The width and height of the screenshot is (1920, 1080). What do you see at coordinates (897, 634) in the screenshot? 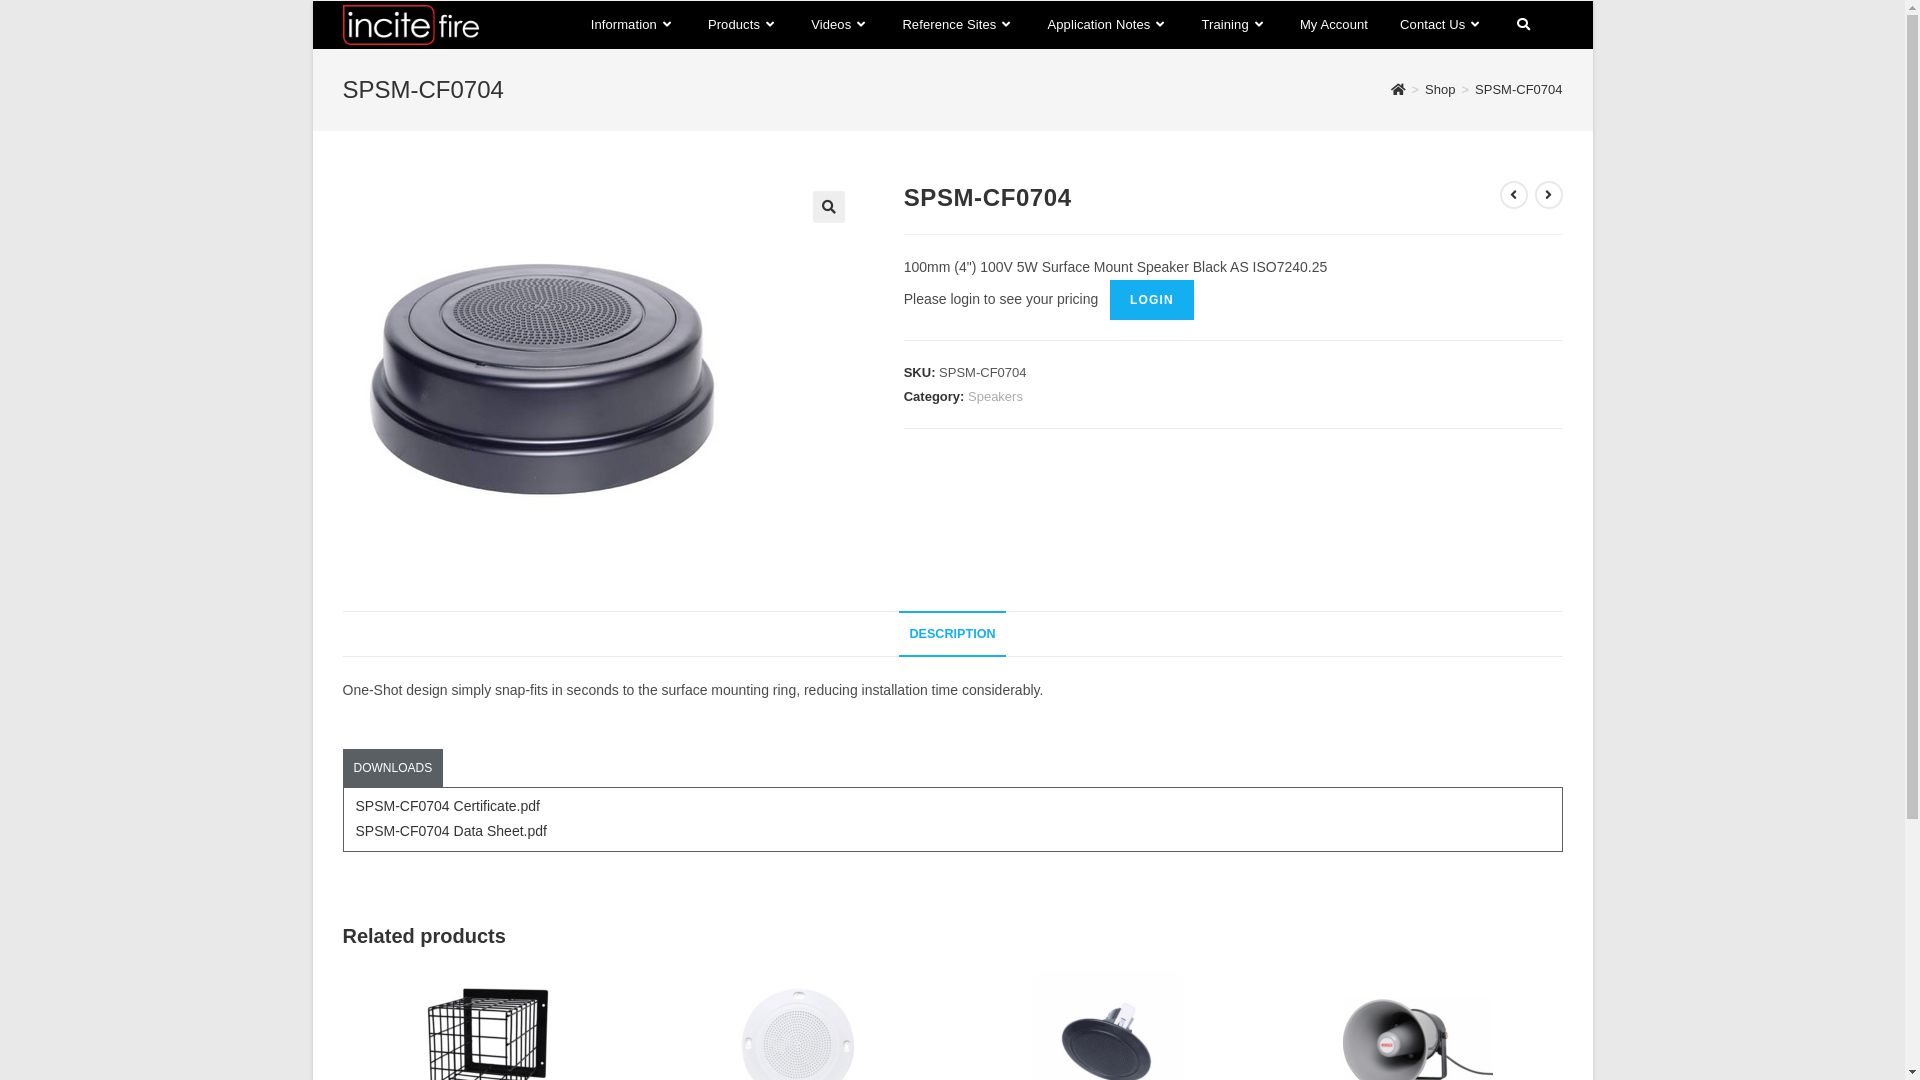
I see `'DESCRIPTION'` at bounding box center [897, 634].